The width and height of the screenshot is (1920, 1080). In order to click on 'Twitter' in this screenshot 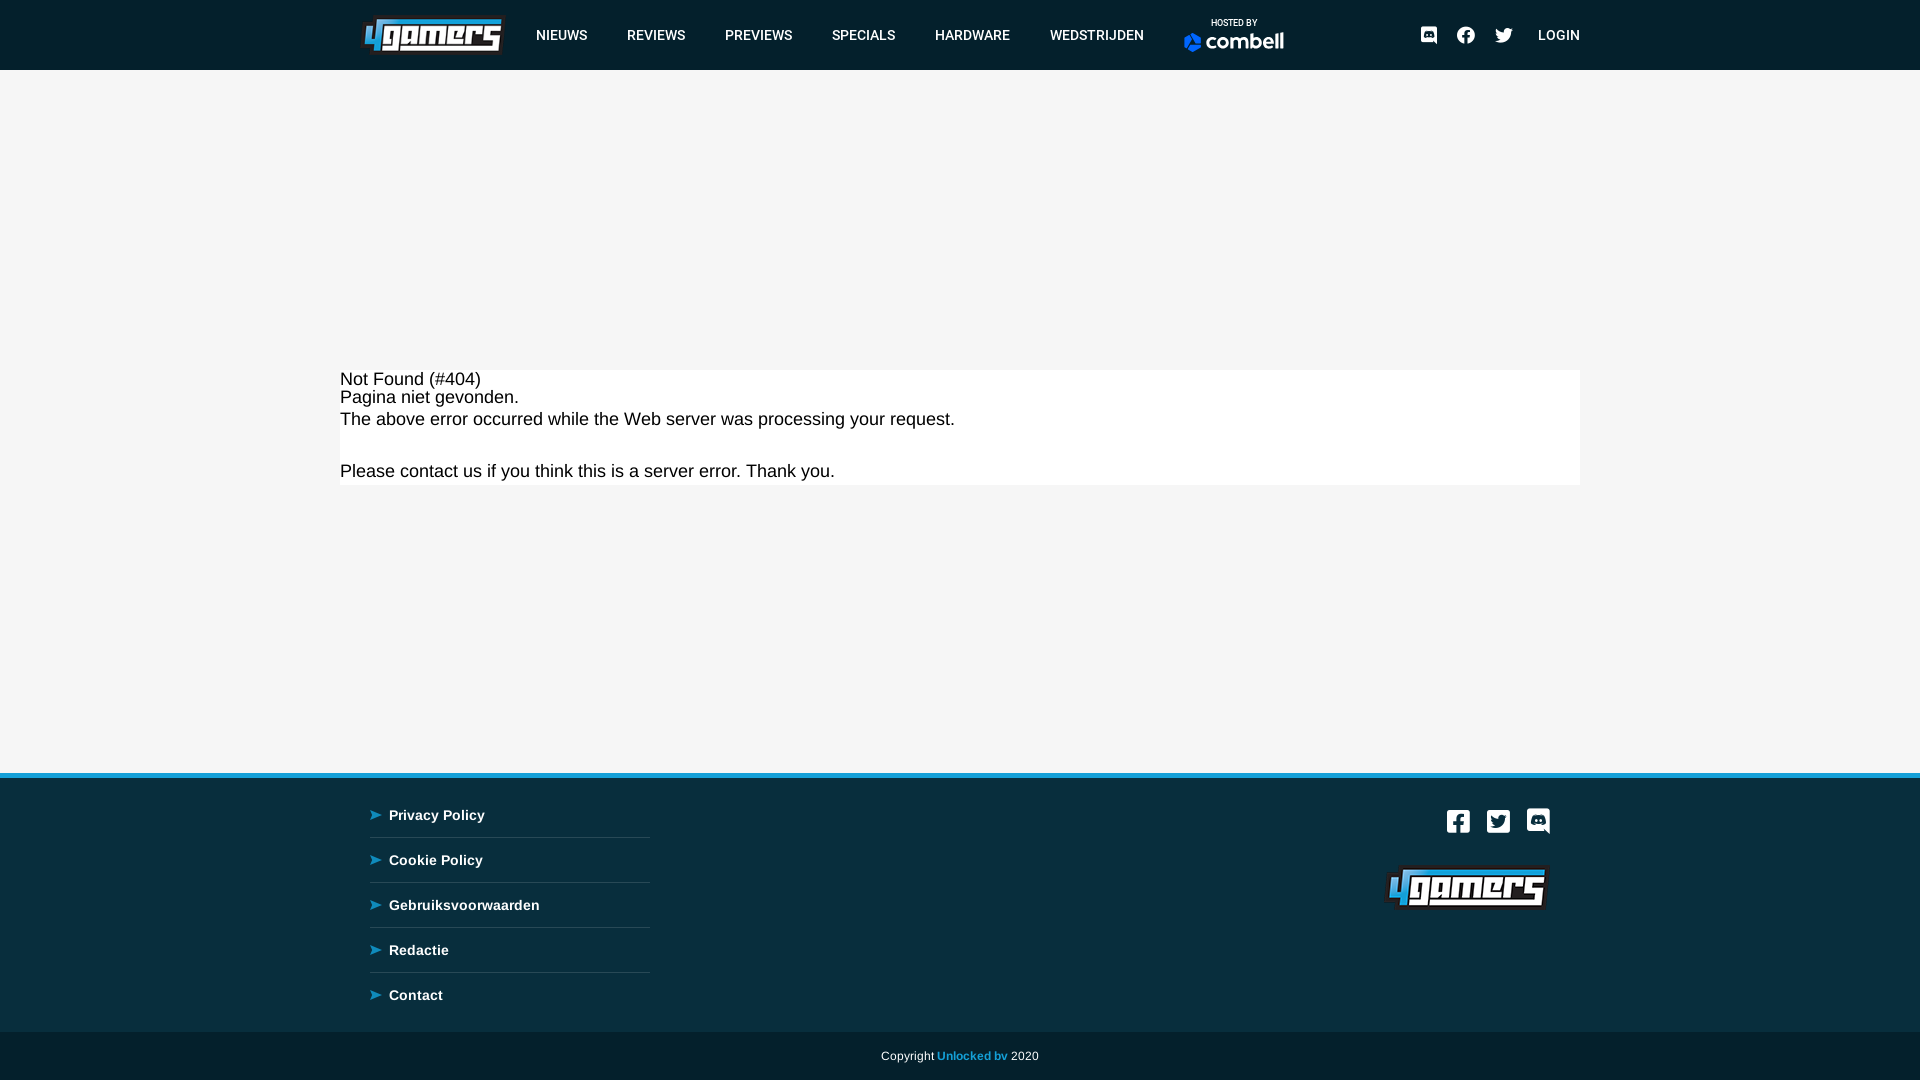, I will do `click(1503, 34)`.